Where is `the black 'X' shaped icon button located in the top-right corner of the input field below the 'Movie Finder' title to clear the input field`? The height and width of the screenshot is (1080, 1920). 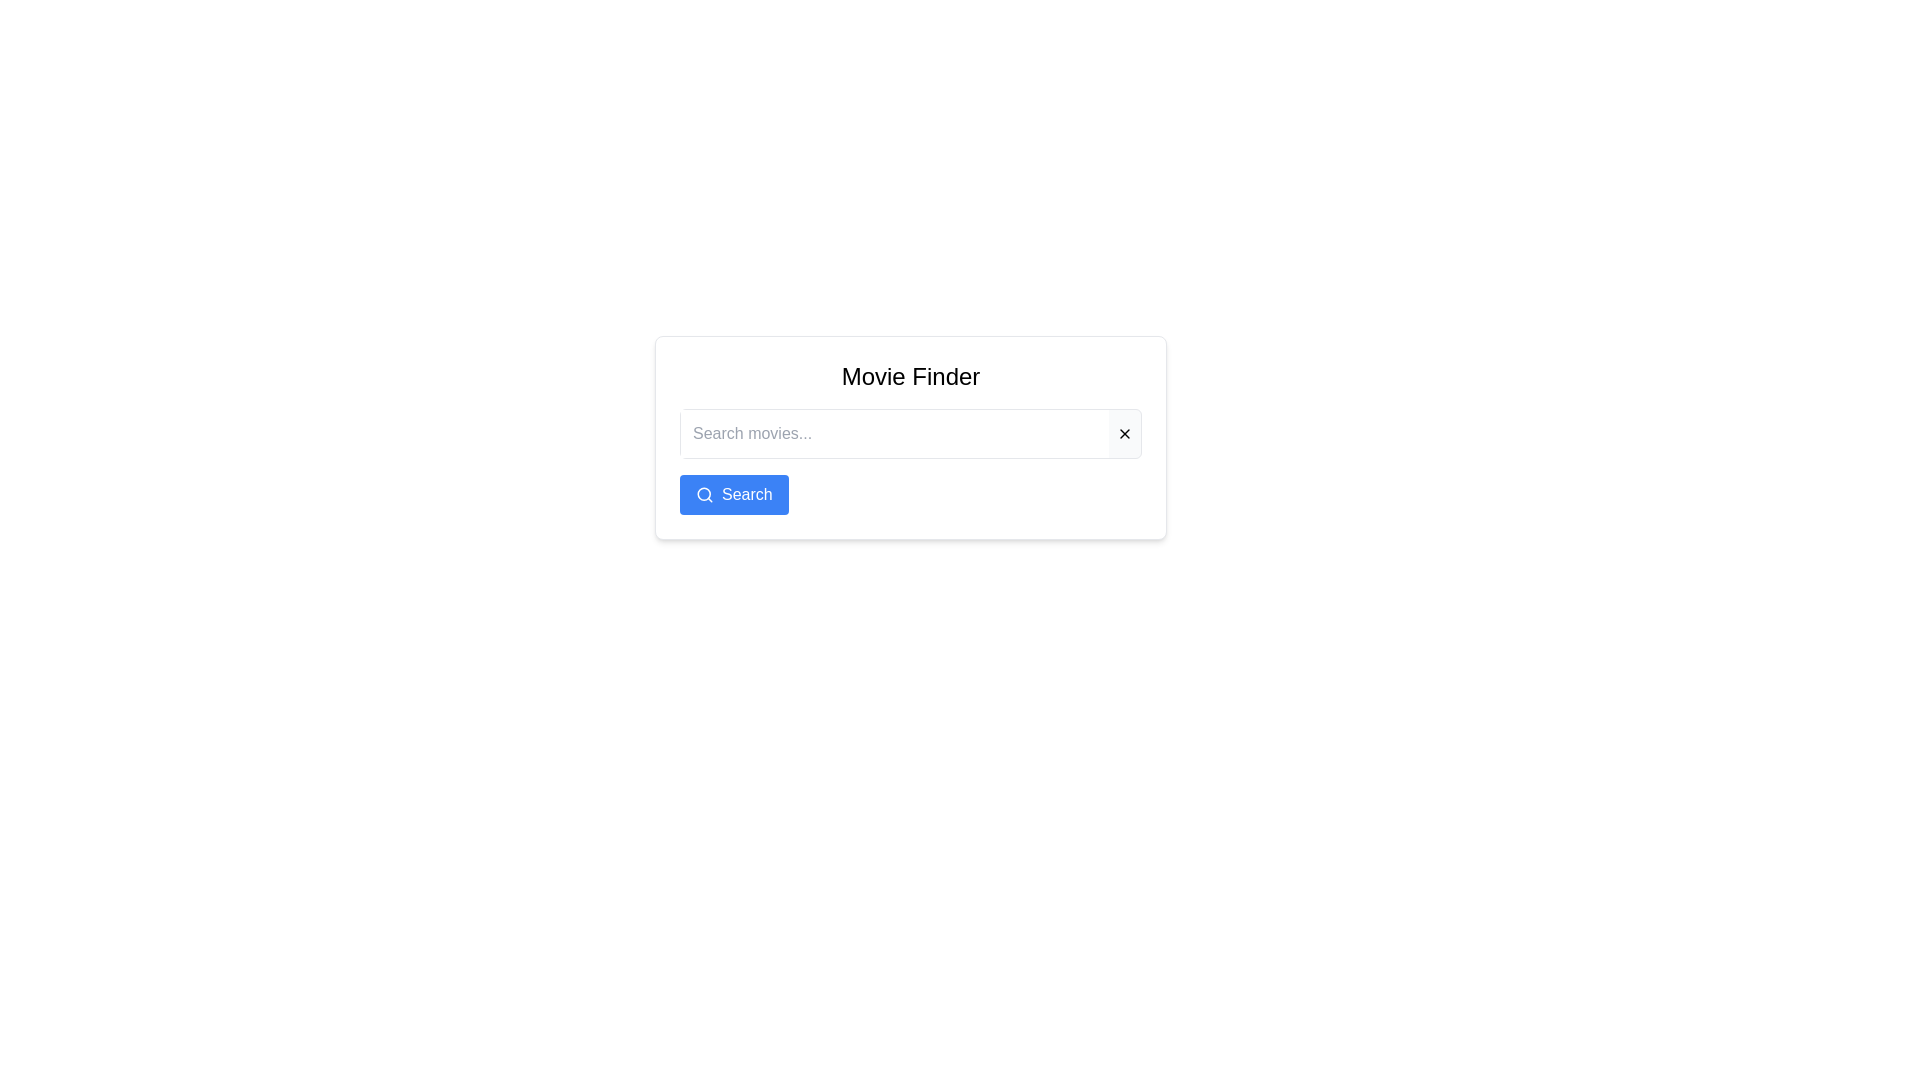
the black 'X' shaped icon button located in the top-right corner of the input field below the 'Movie Finder' title to clear the input field is located at coordinates (1124, 433).